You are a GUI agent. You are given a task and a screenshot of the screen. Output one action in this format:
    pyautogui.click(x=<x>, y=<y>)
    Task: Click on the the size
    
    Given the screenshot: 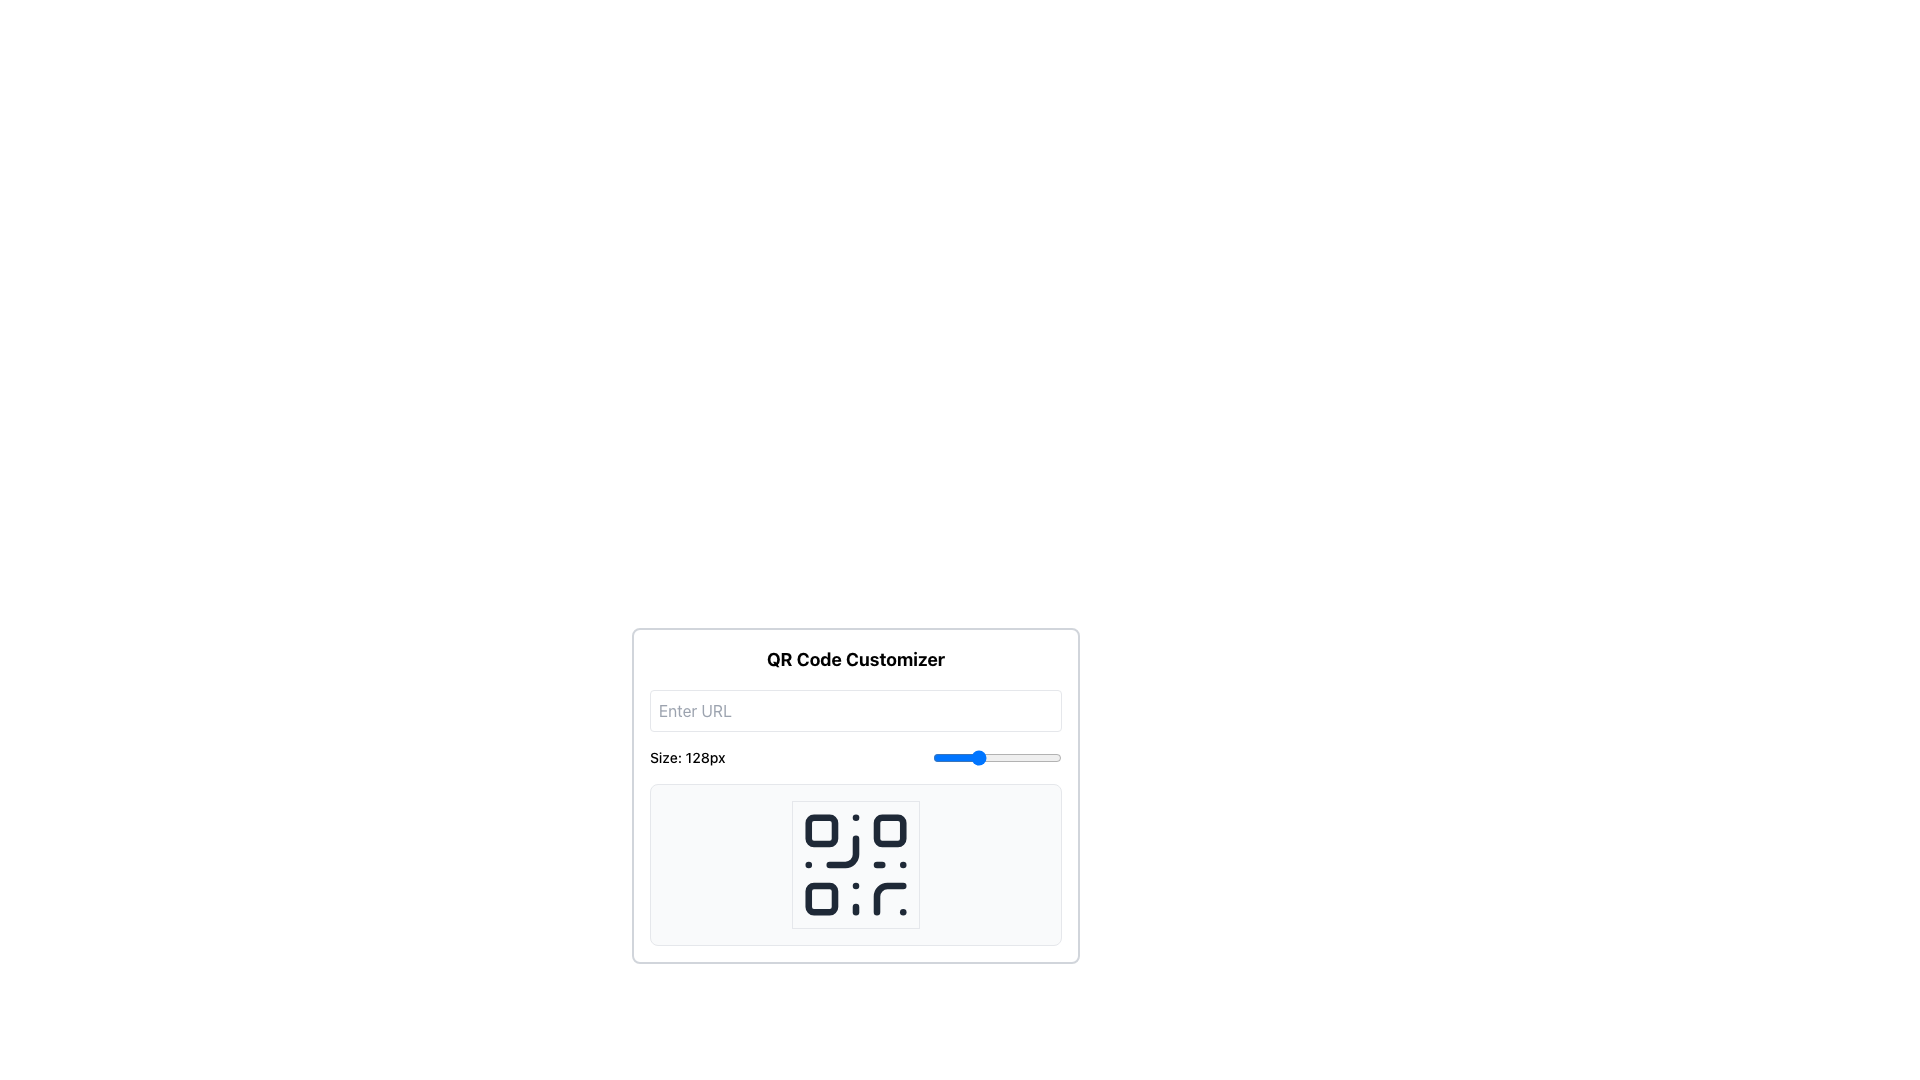 What is the action you would take?
    pyautogui.click(x=983, y=758)
    